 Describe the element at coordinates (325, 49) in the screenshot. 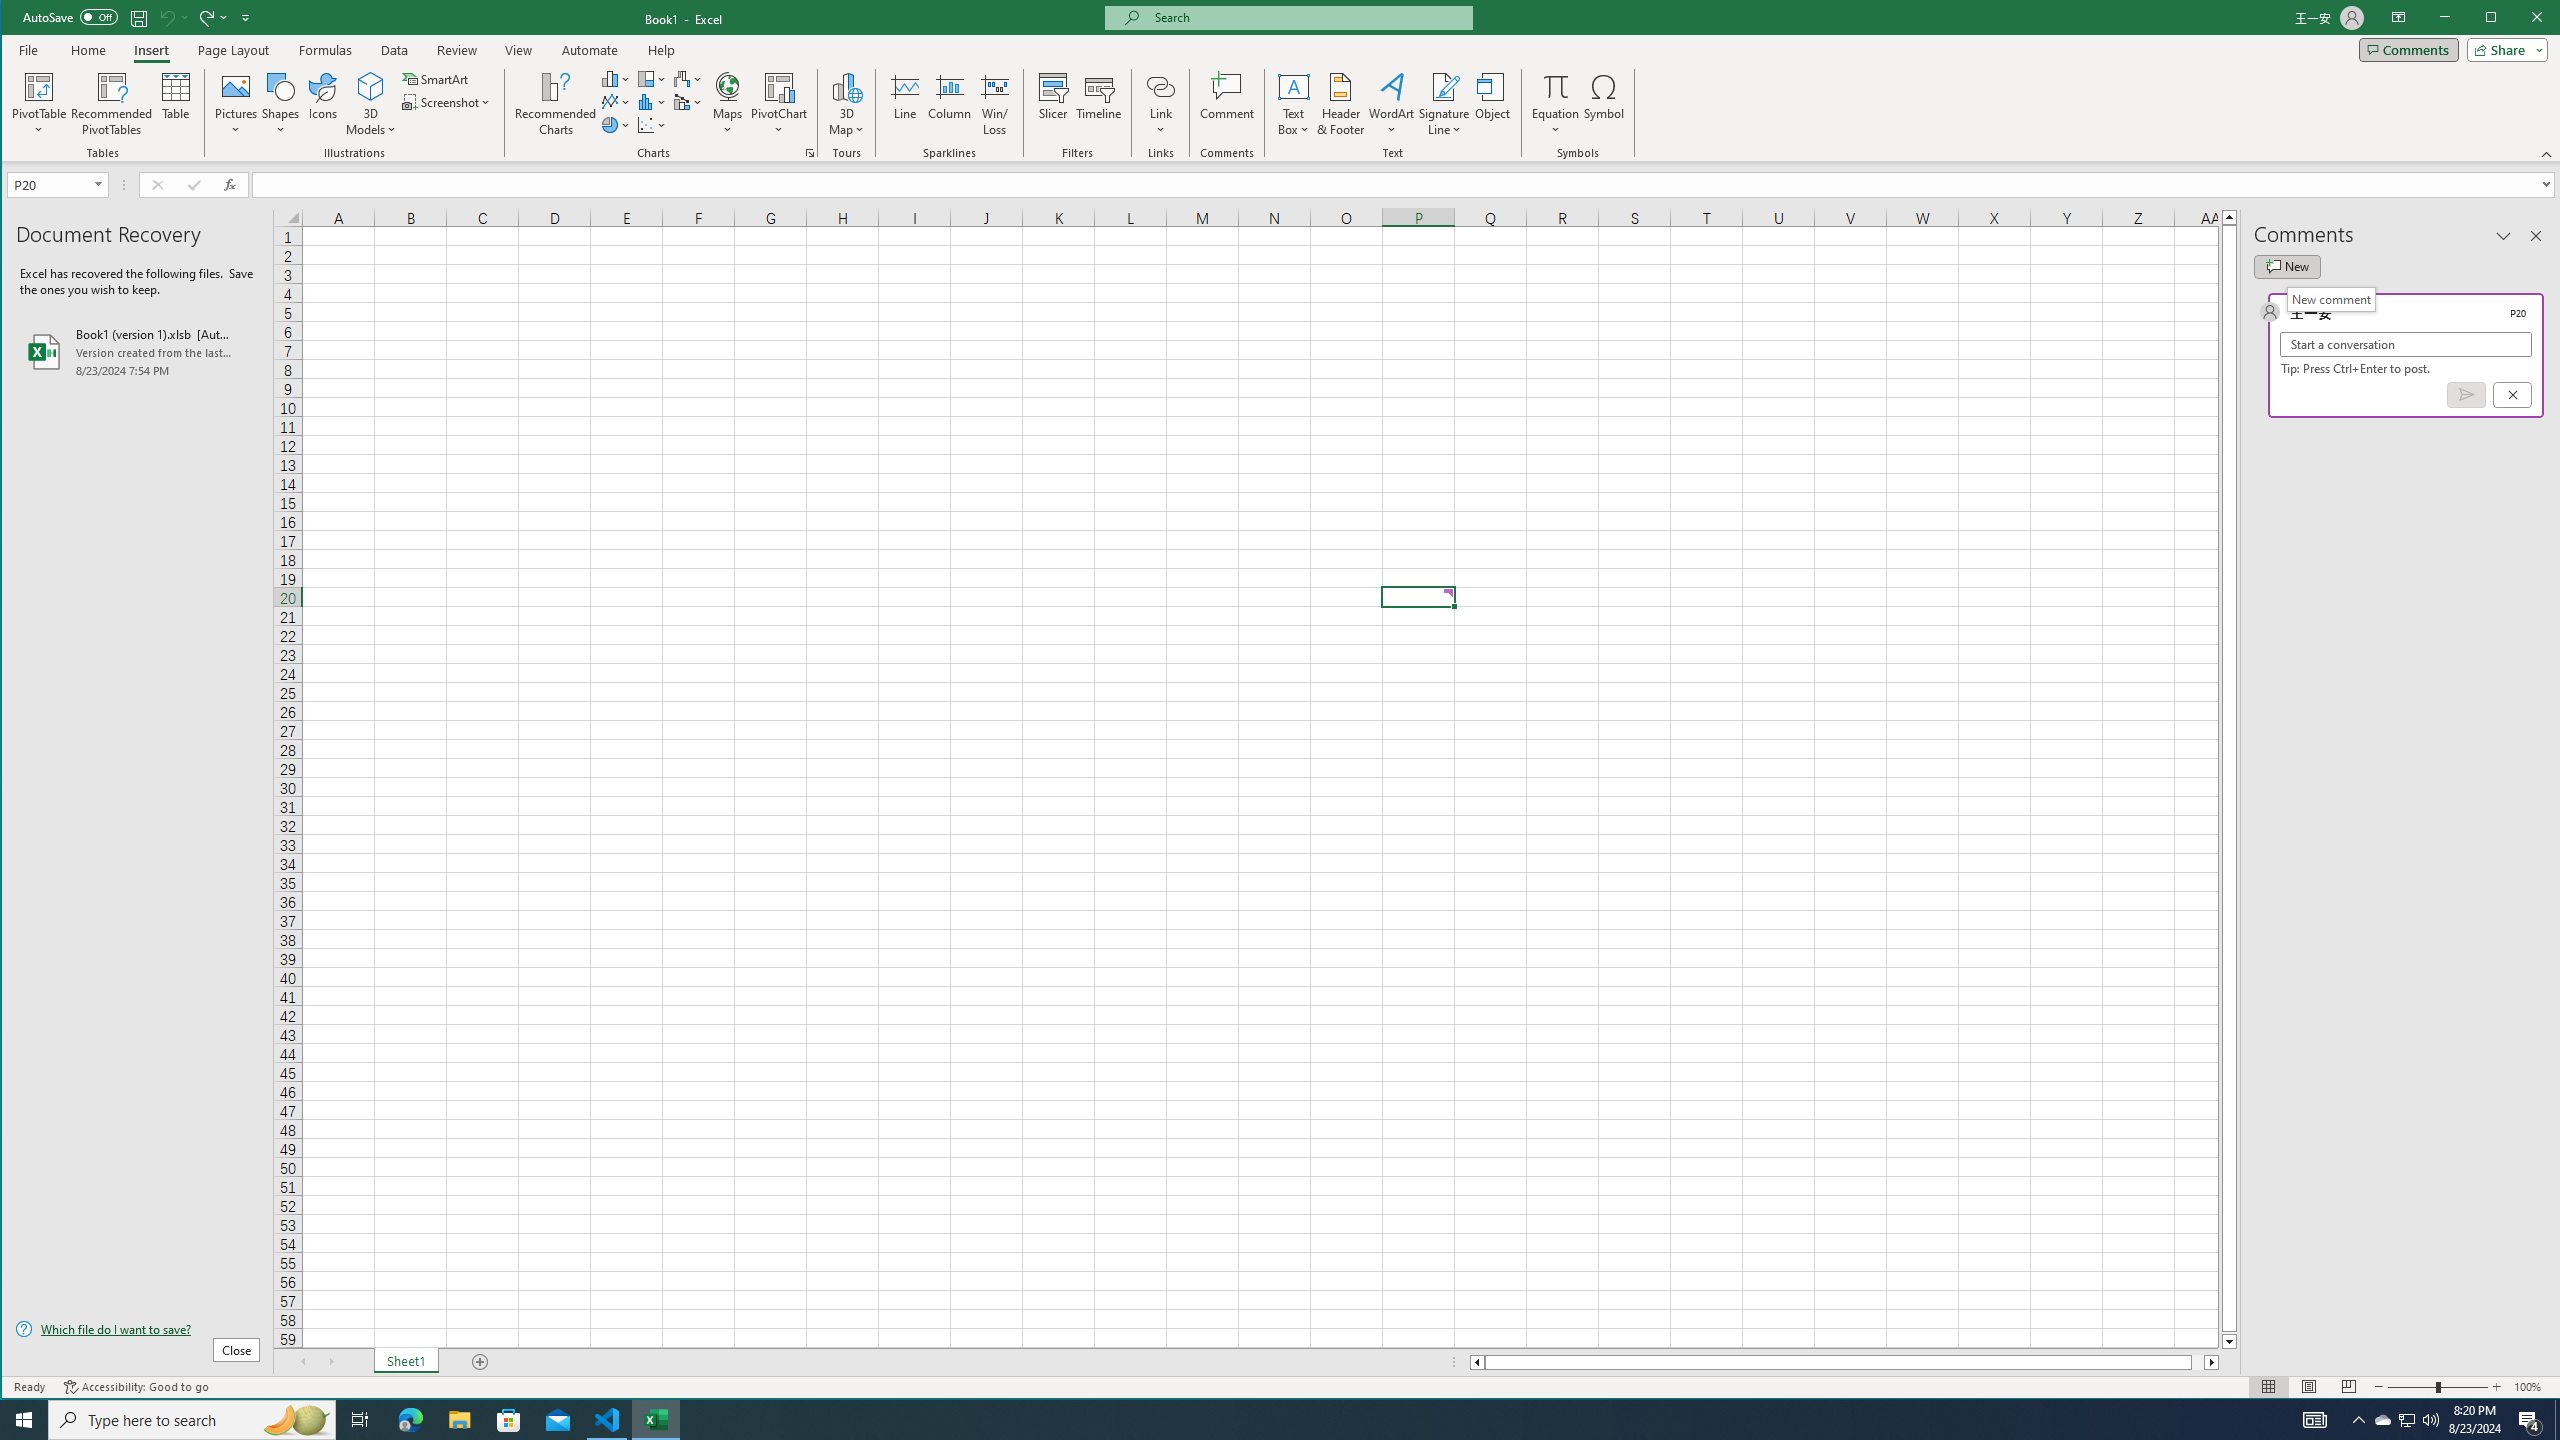

I see `'Formulas'` at that location.